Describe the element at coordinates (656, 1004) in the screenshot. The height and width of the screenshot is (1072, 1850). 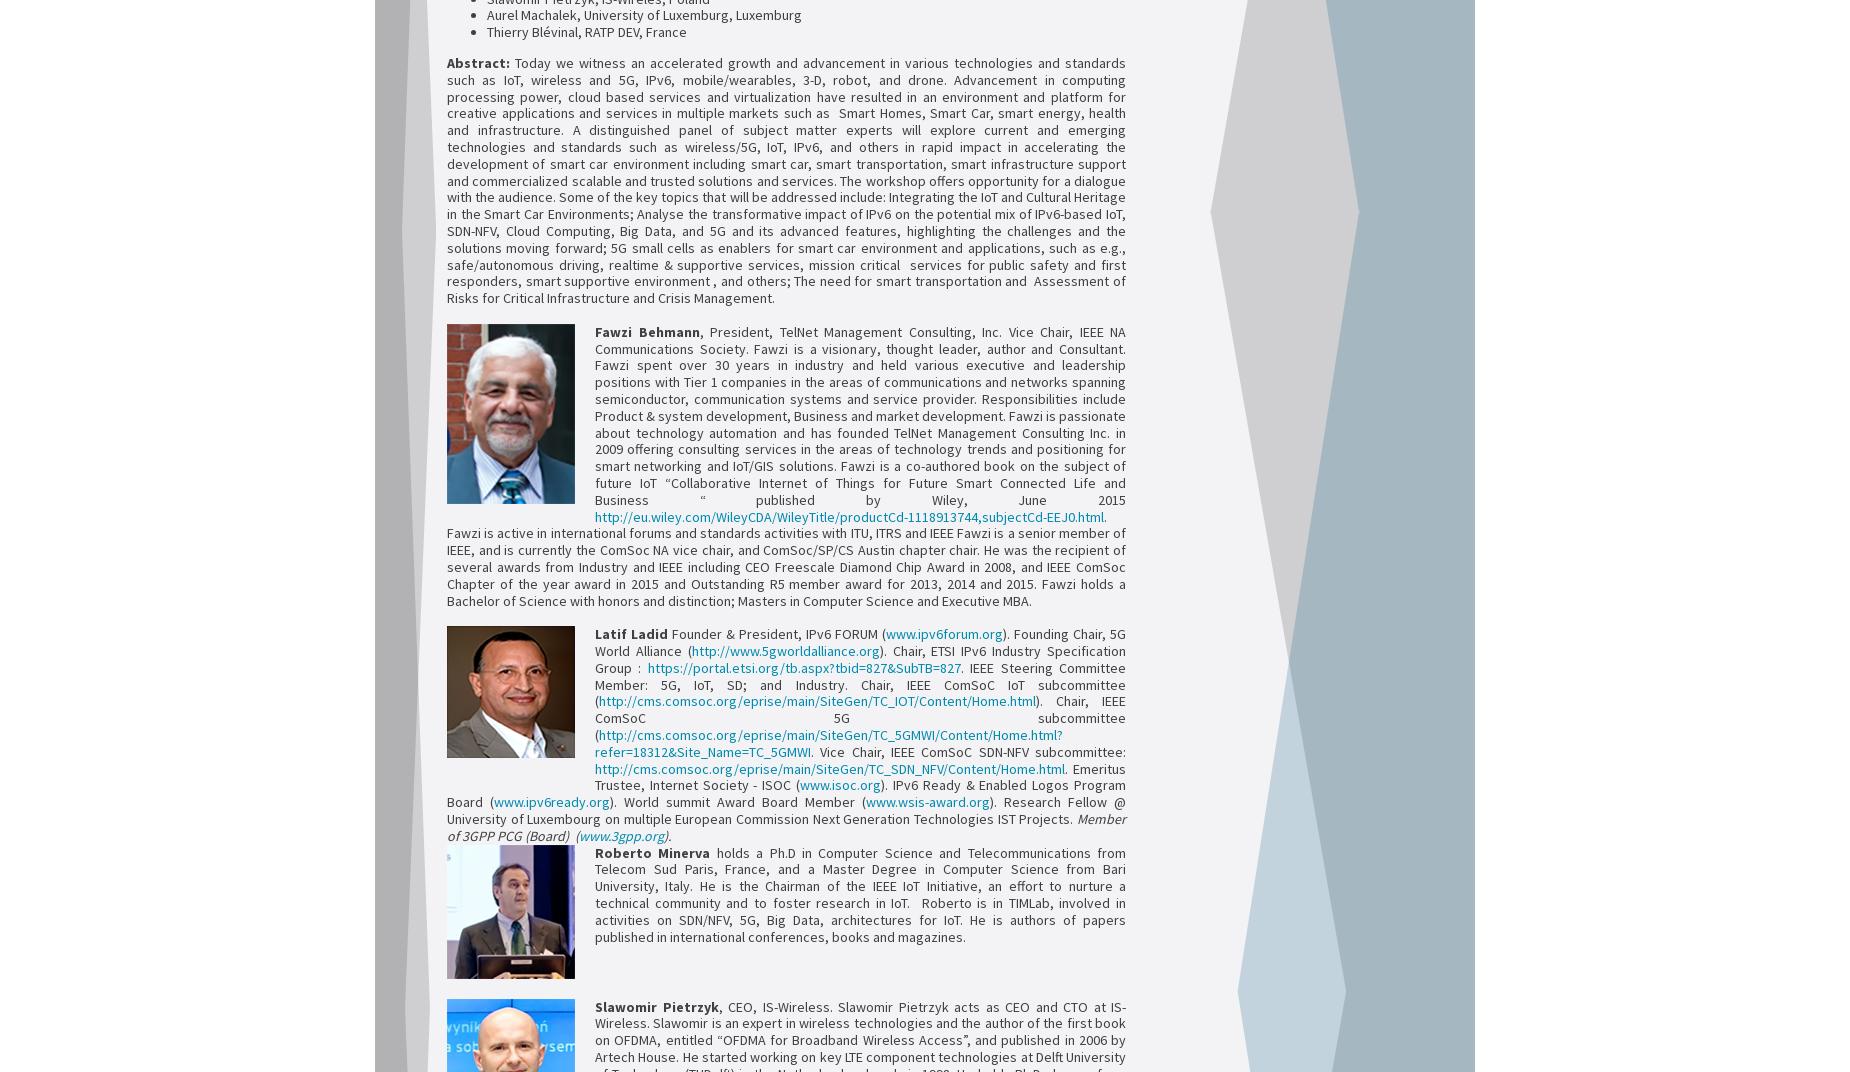
I see `'Slawomir Pietrzyk'` at that location.